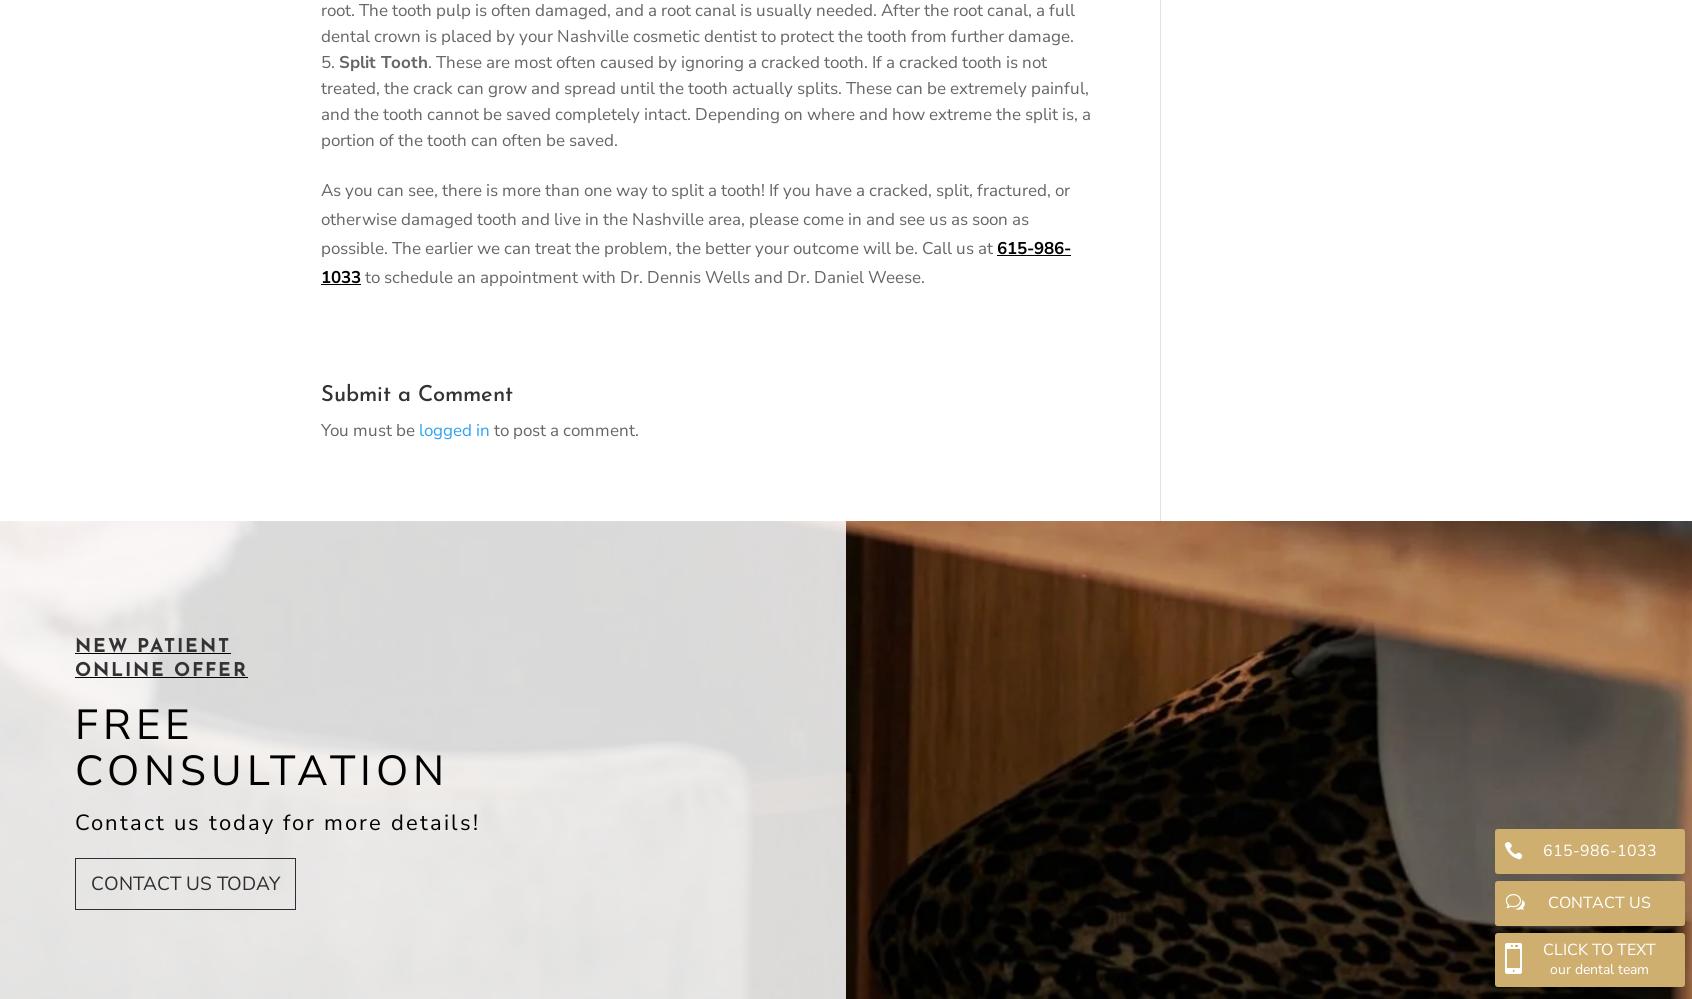  I want to click on 'to post a comment.', so click(564, 428).